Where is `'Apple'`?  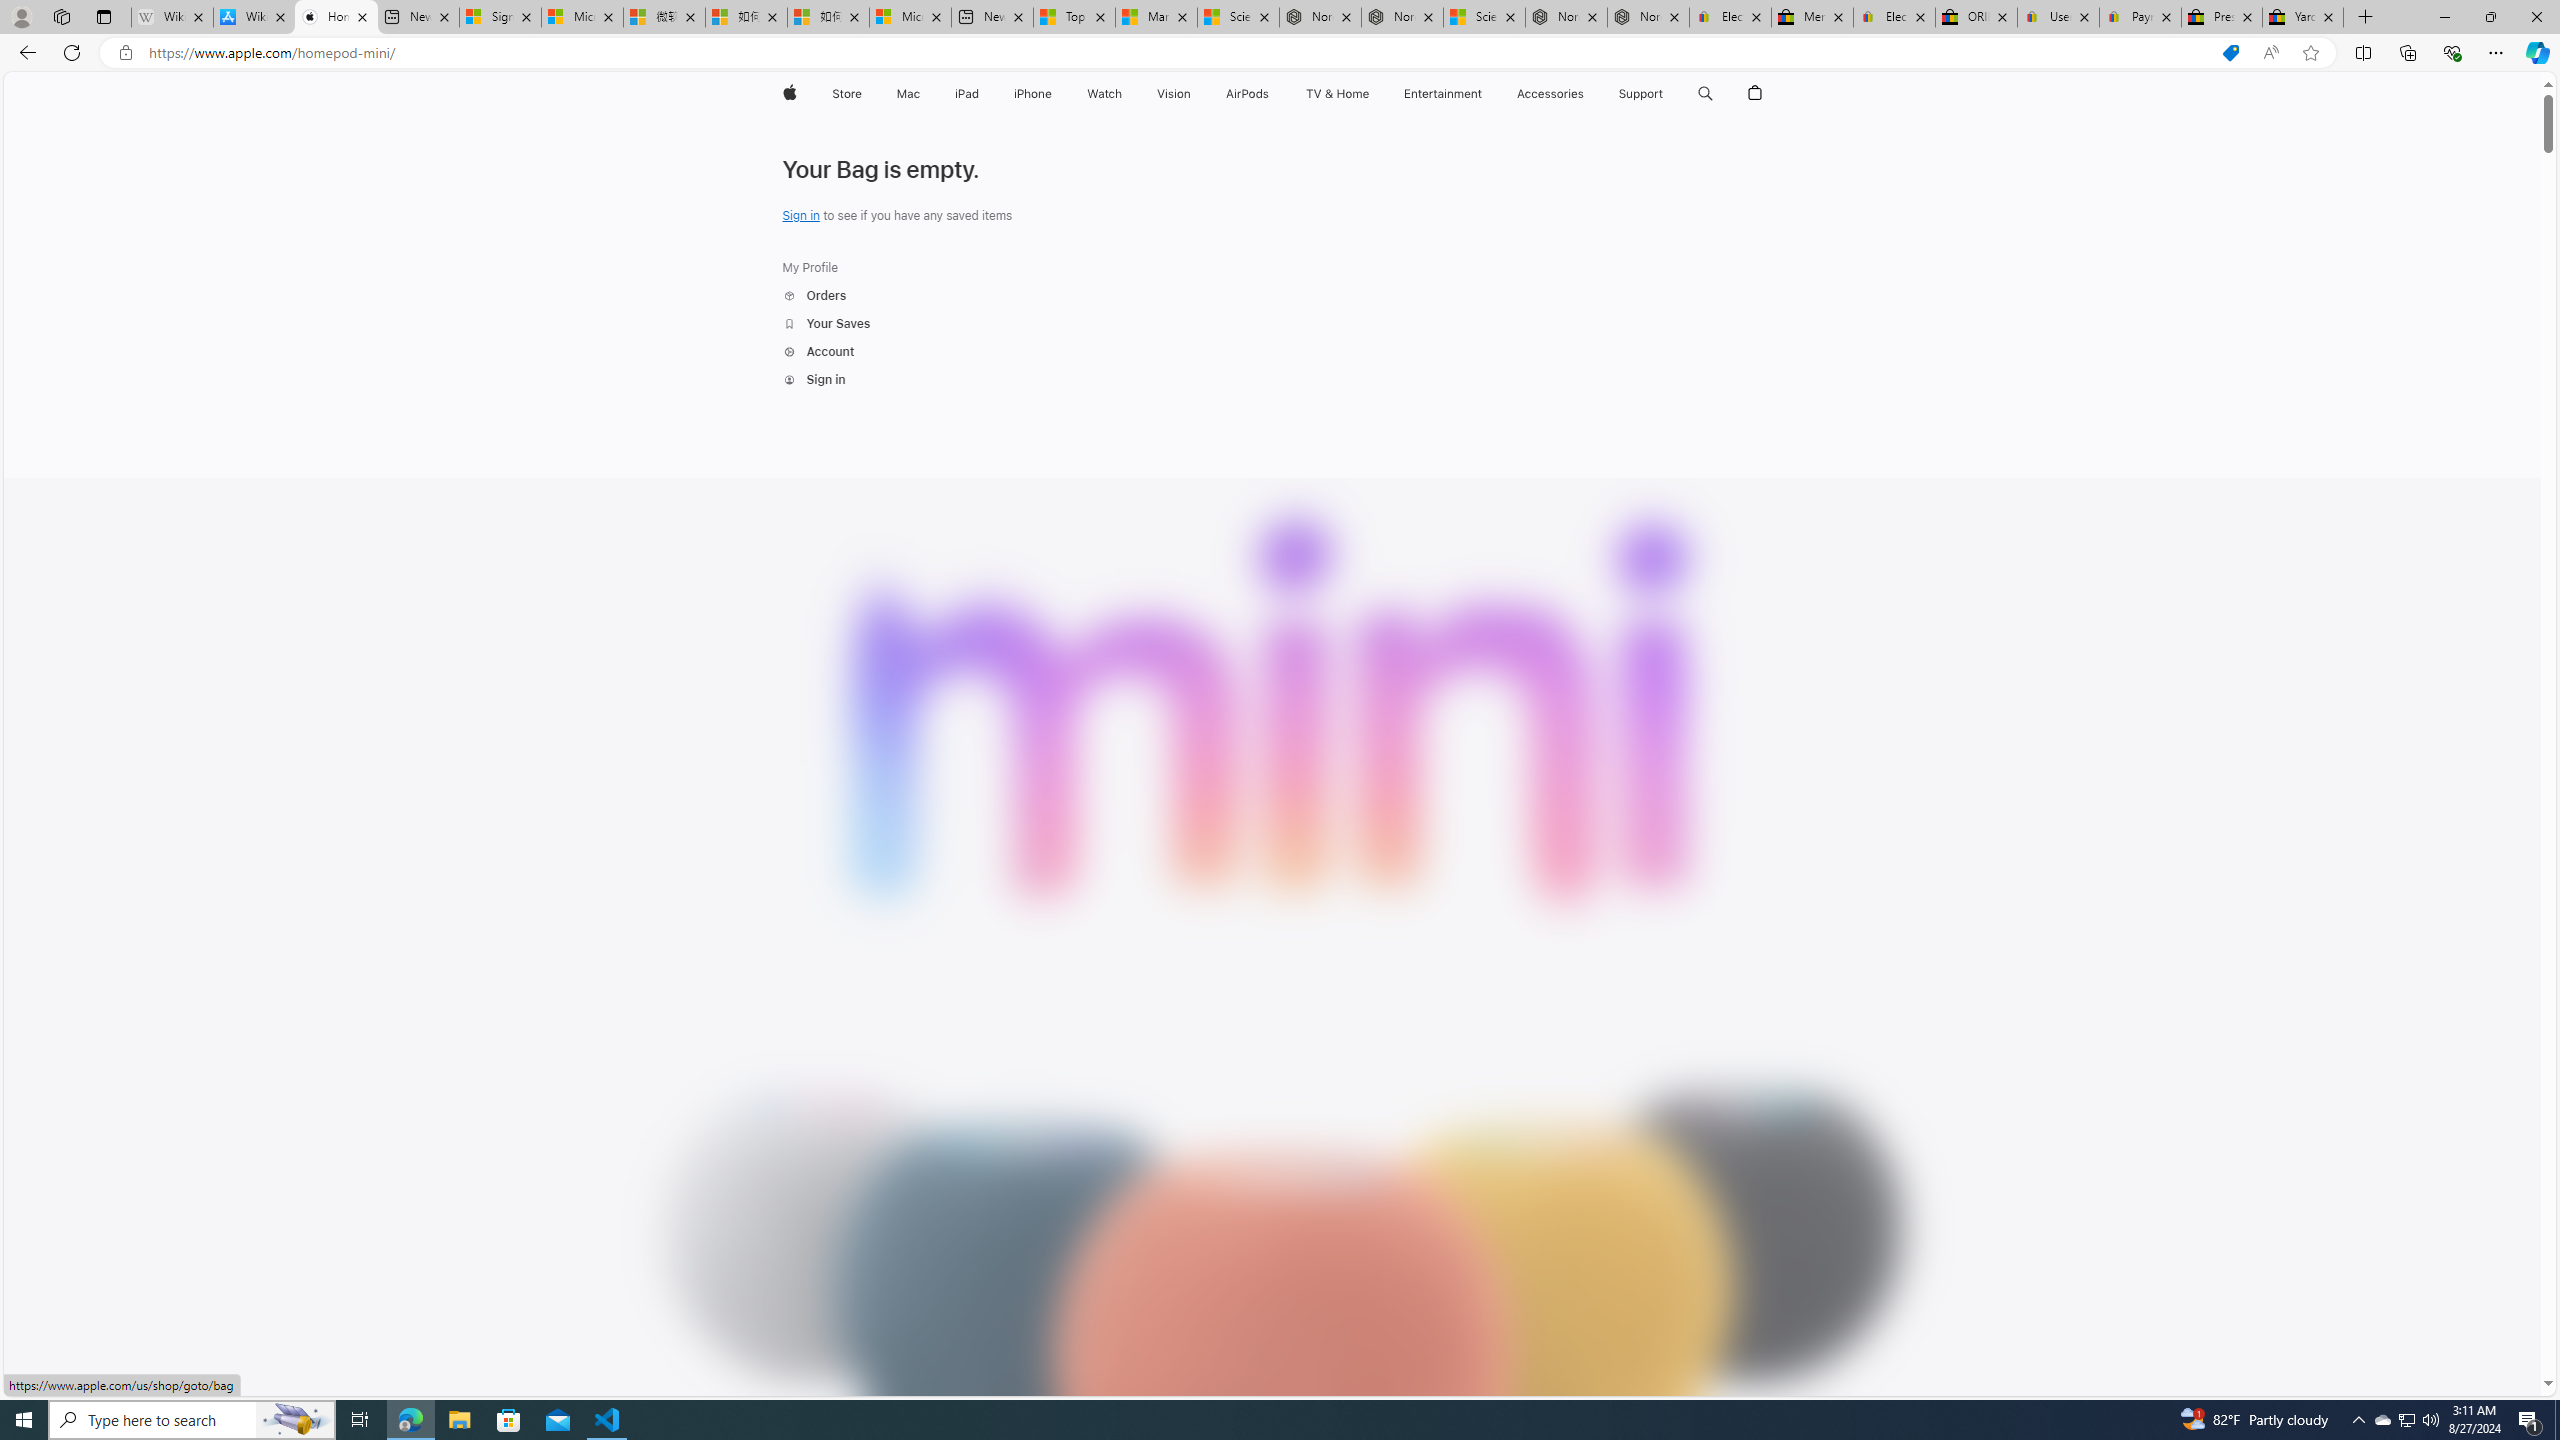 'Apple' is located at coordinates (787, 93).